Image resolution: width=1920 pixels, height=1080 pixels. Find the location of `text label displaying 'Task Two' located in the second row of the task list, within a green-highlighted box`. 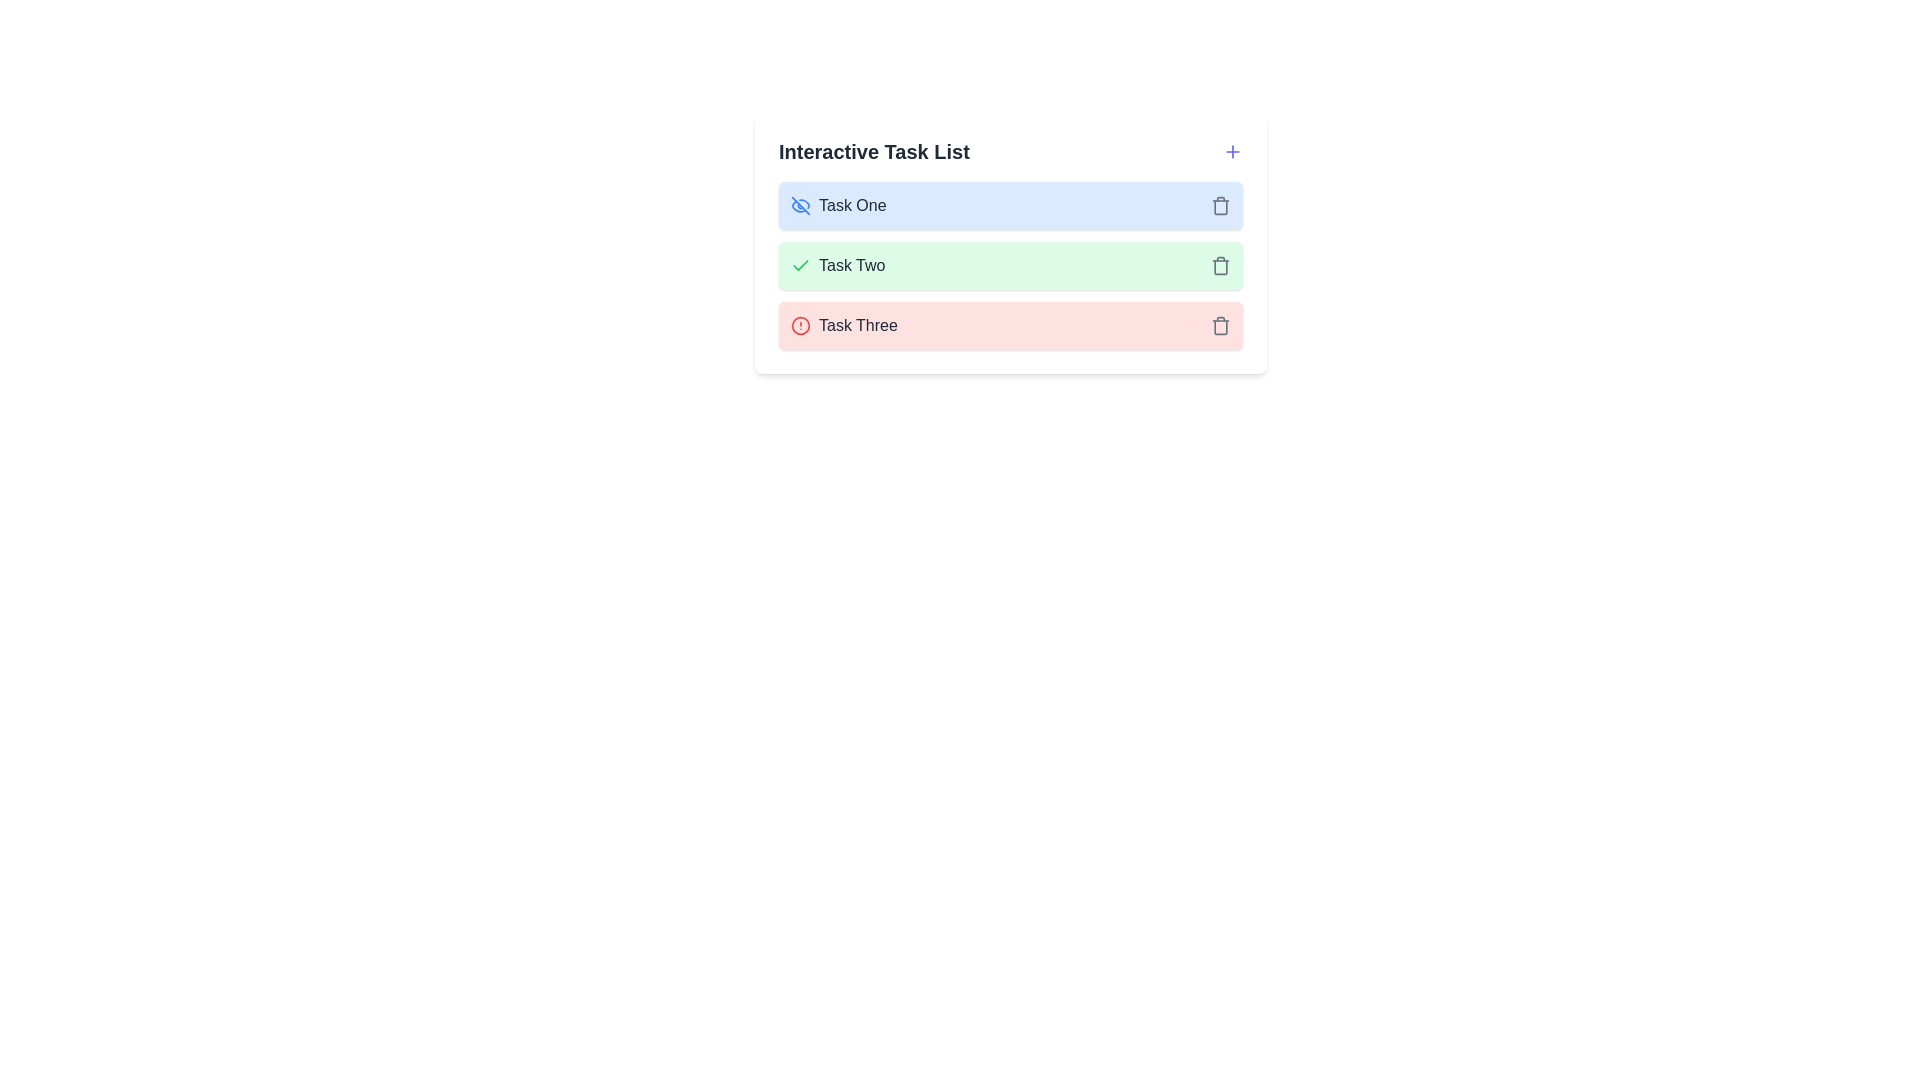

text label displaying 'Task Two' located in the second row of the task list, within a green-highlighted box is located at coordinates (852, 265).